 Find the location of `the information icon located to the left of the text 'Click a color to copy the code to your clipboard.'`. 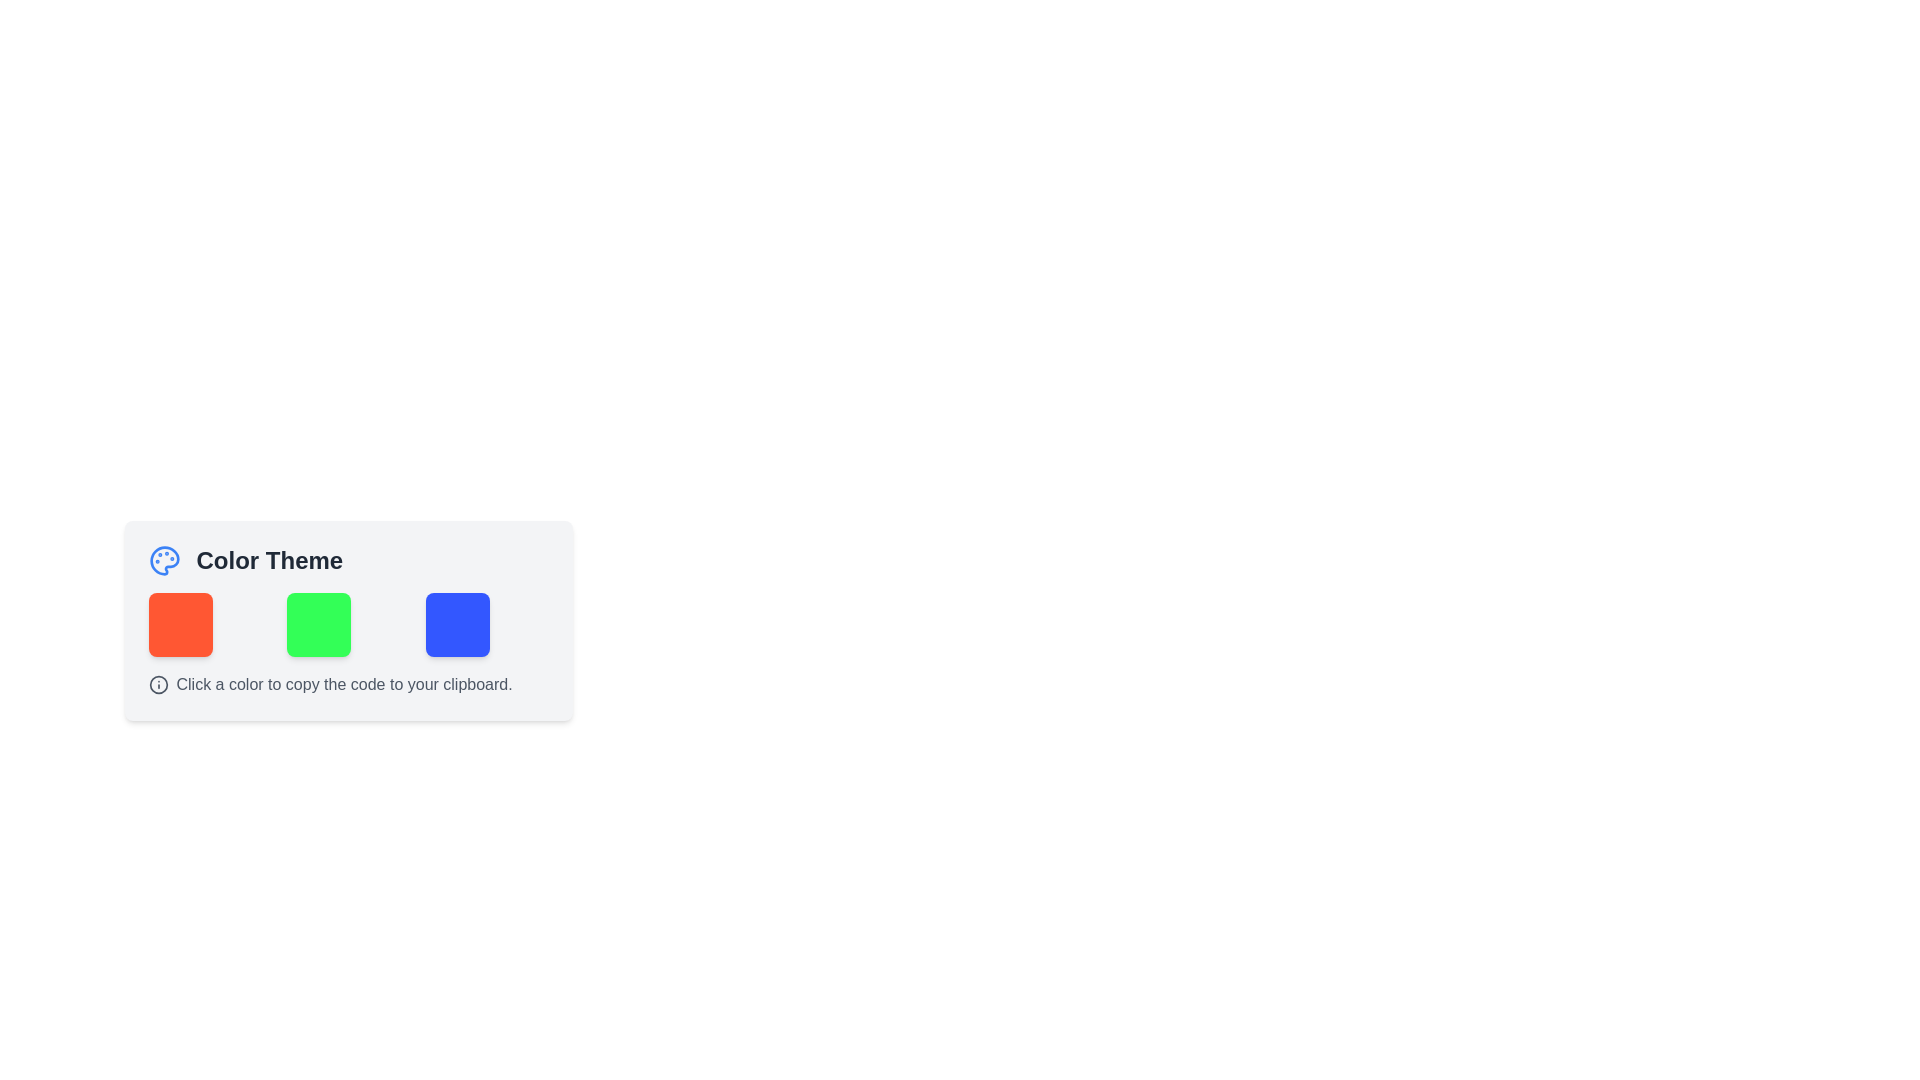

the information icon located to the left of the text 'Click a color to copy the code to your clipboard.' is located at coordinates (157, 684).